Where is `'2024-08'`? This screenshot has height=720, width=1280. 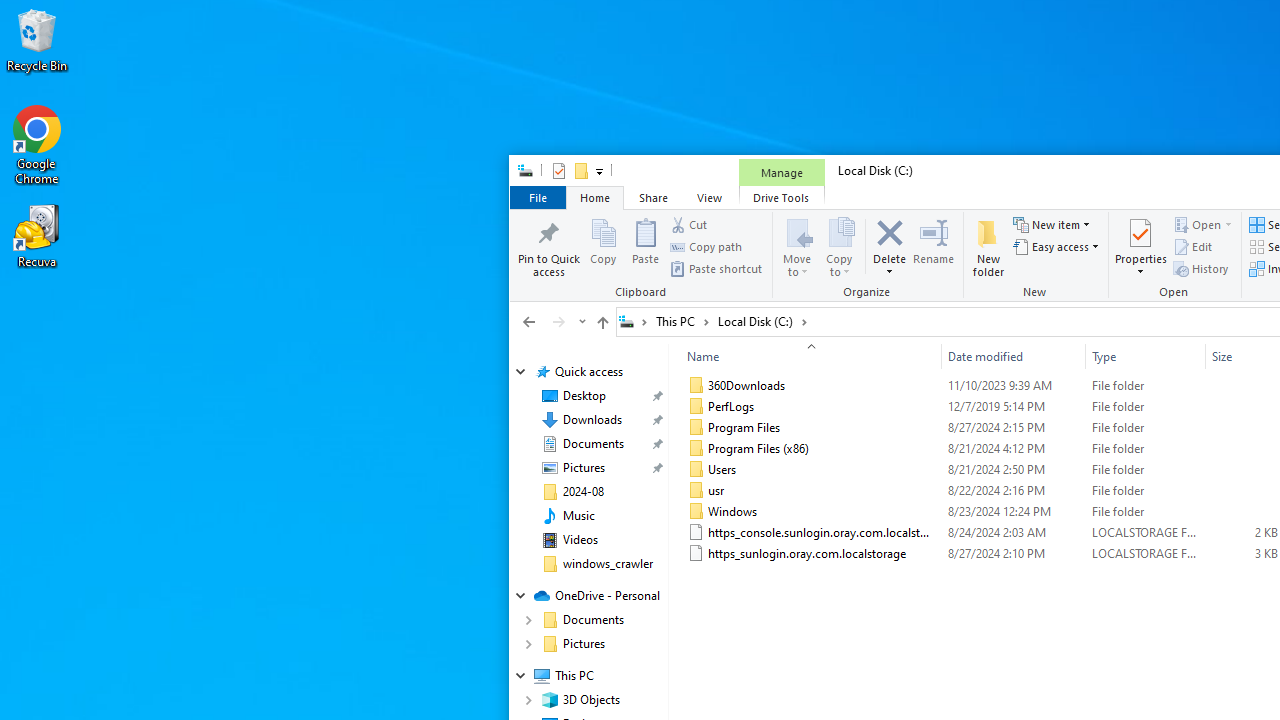
'2024-08' is located at coordinates (582, 492).